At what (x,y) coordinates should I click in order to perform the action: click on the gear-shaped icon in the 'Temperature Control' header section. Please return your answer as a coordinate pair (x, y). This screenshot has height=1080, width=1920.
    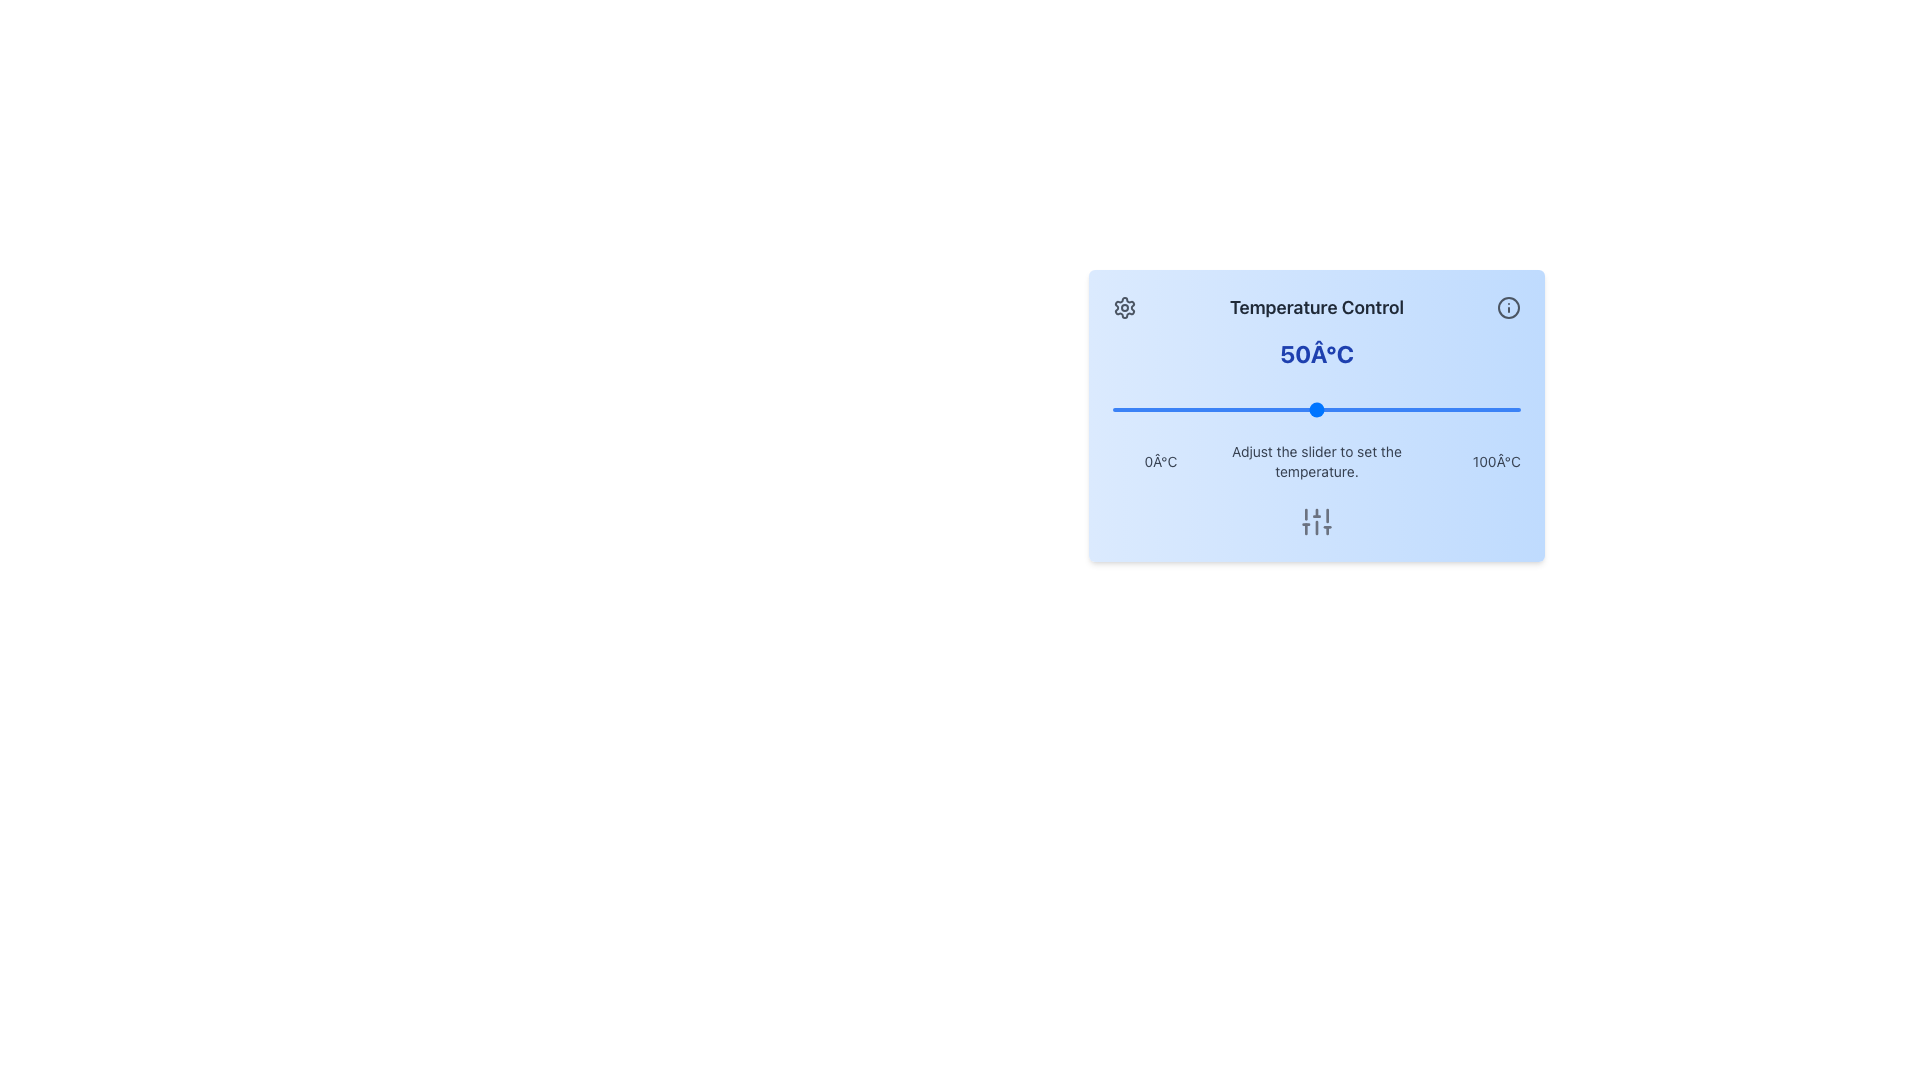
    Looking at the image, I should click on (1124, 308).